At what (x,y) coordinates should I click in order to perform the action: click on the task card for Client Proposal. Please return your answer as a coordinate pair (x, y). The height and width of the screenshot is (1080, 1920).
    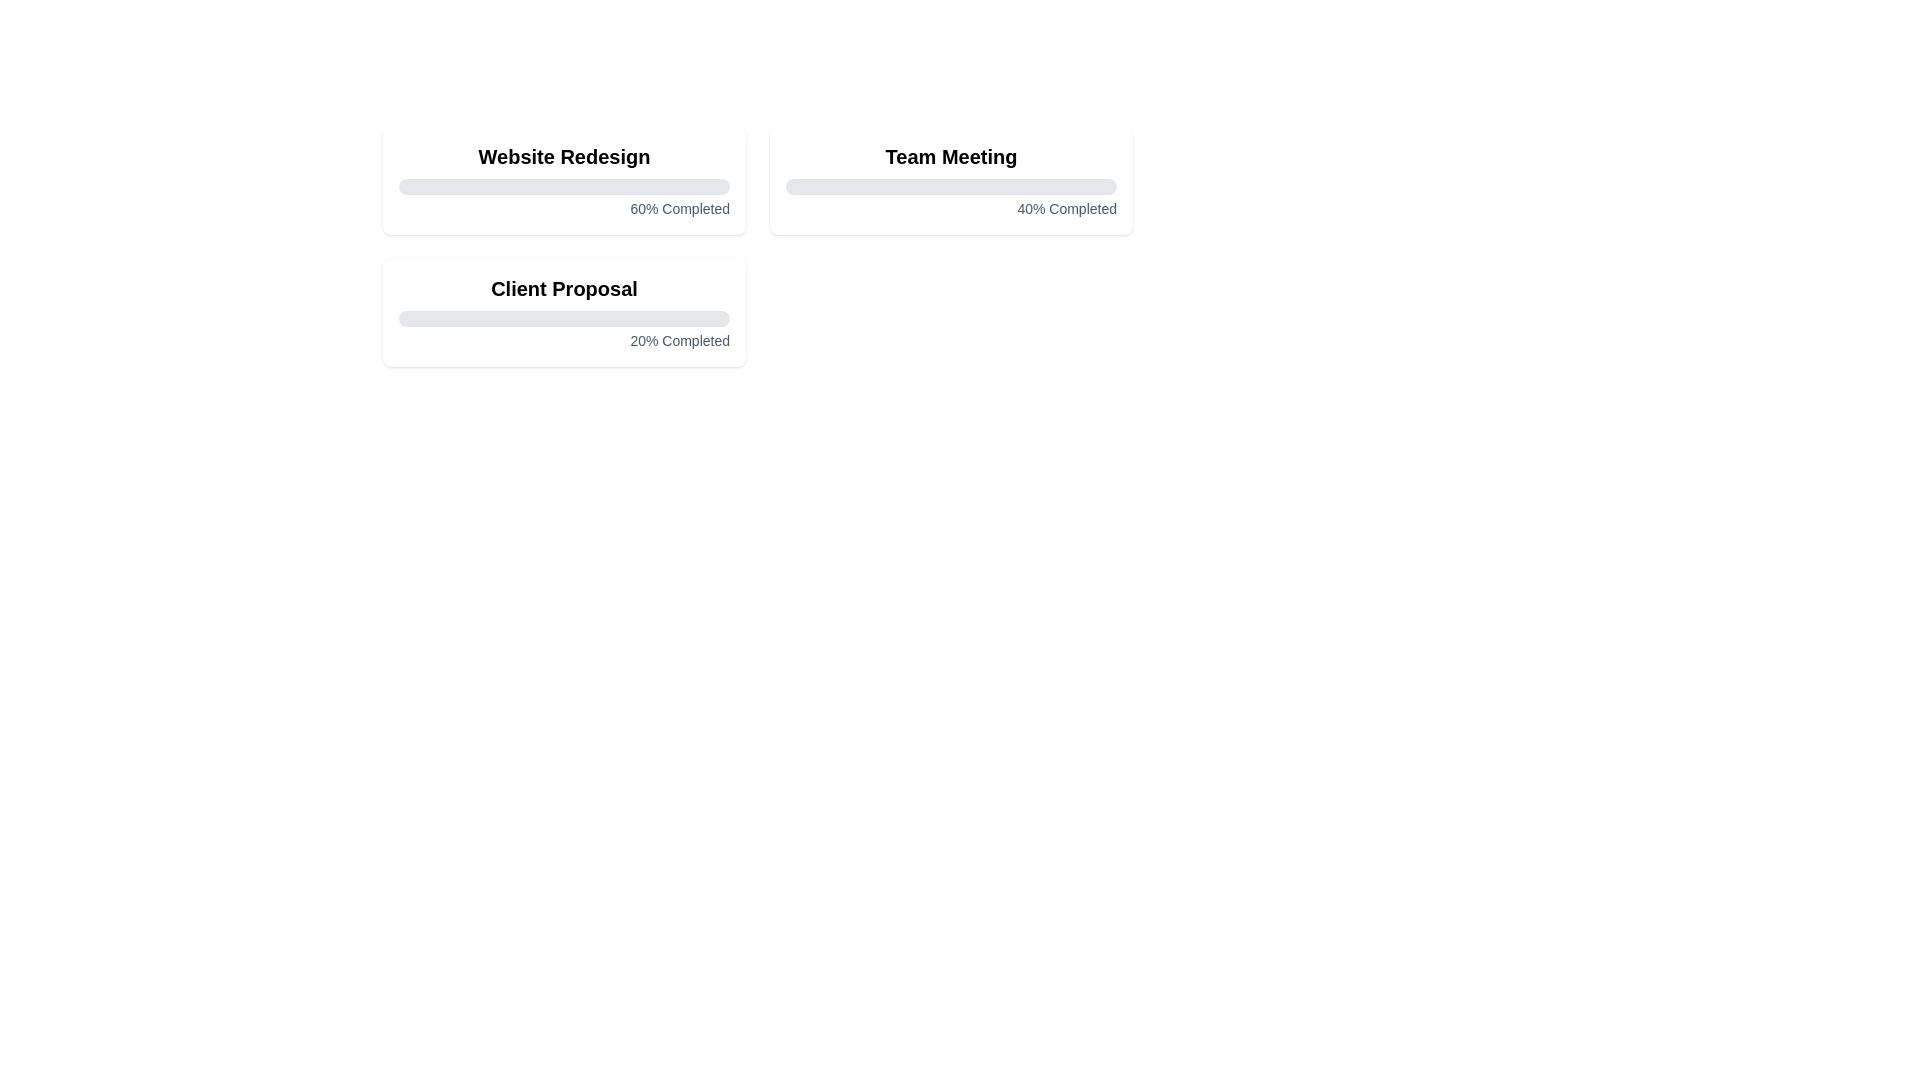
    Looking at the image, I should click on (563, 312).